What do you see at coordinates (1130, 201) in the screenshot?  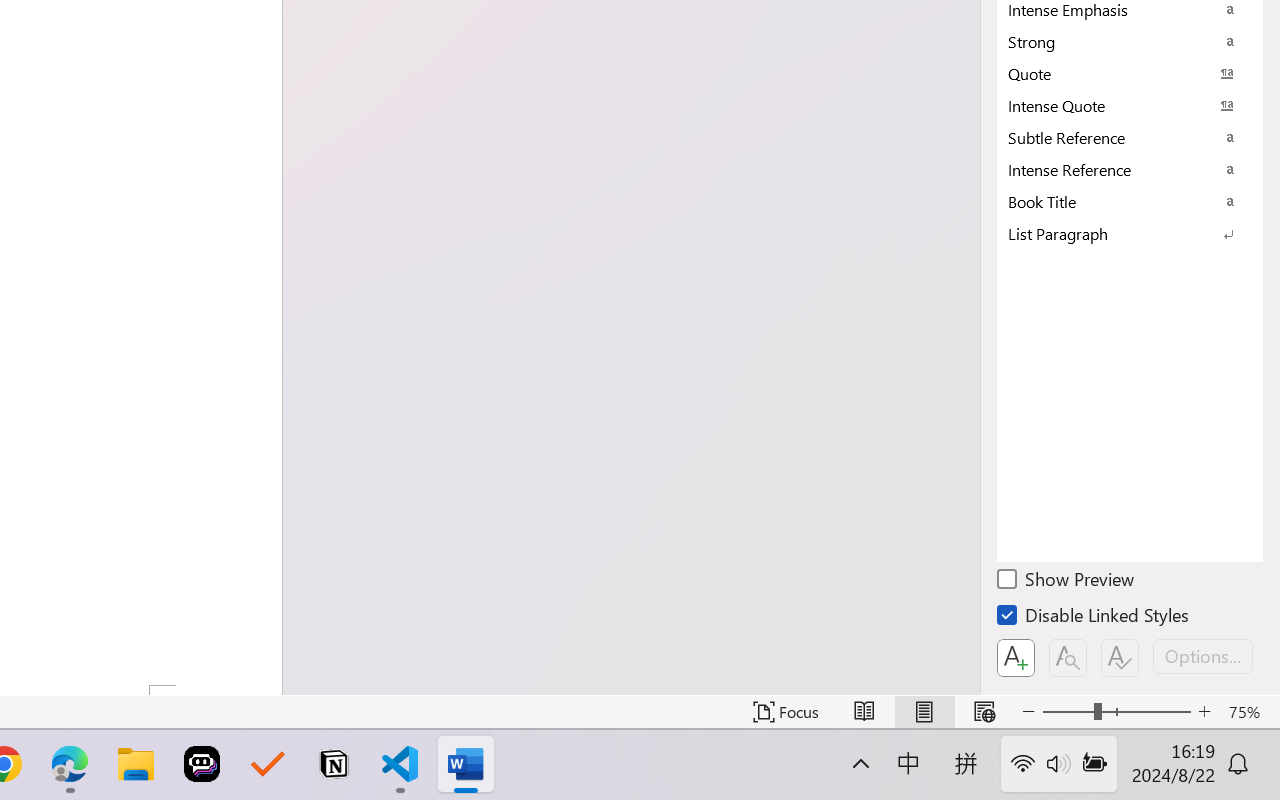 I see `'Book Title'` at bounding box center [1130, 201].